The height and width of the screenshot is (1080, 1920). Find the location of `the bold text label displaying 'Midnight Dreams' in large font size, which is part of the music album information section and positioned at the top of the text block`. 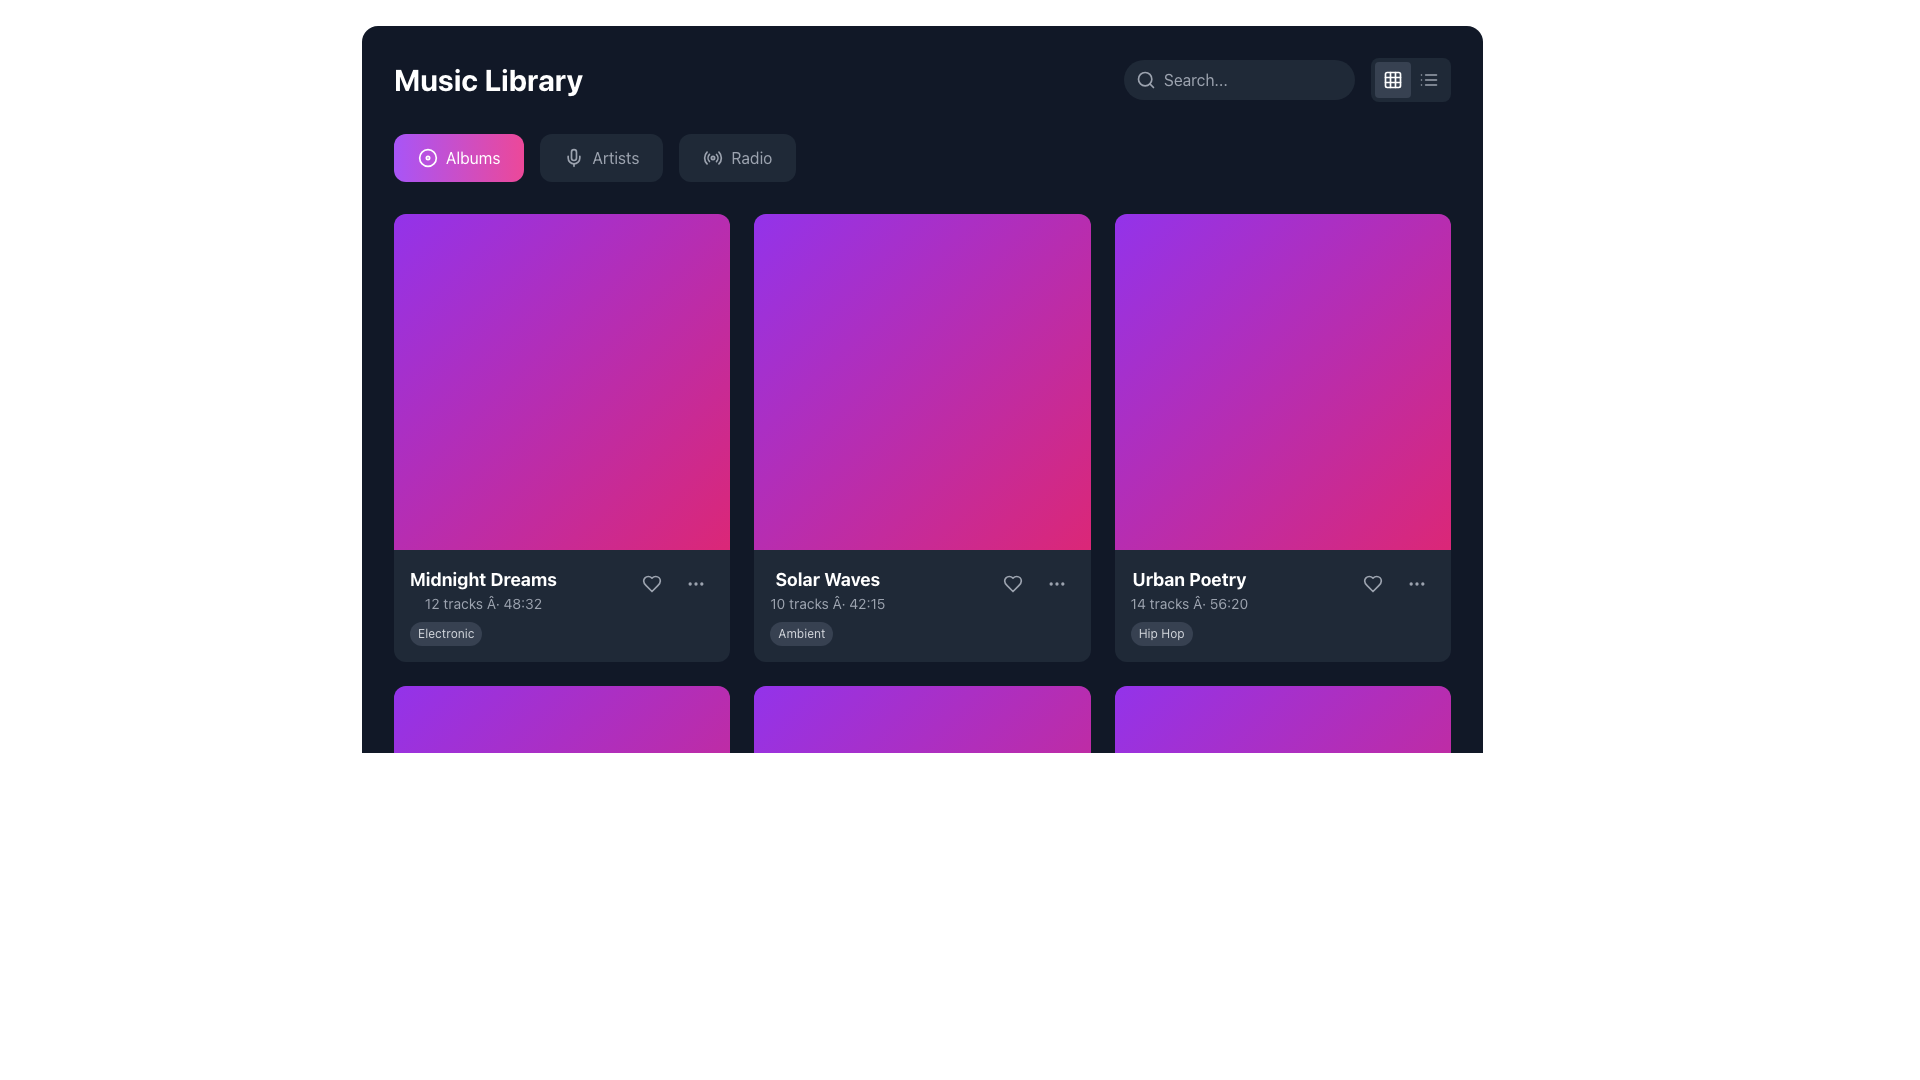

the bold text label displaying 'Midnight Dreams' in large font size, which is part of the music album information section and positioned at the top of the text block is located at coordinates (483, 580).